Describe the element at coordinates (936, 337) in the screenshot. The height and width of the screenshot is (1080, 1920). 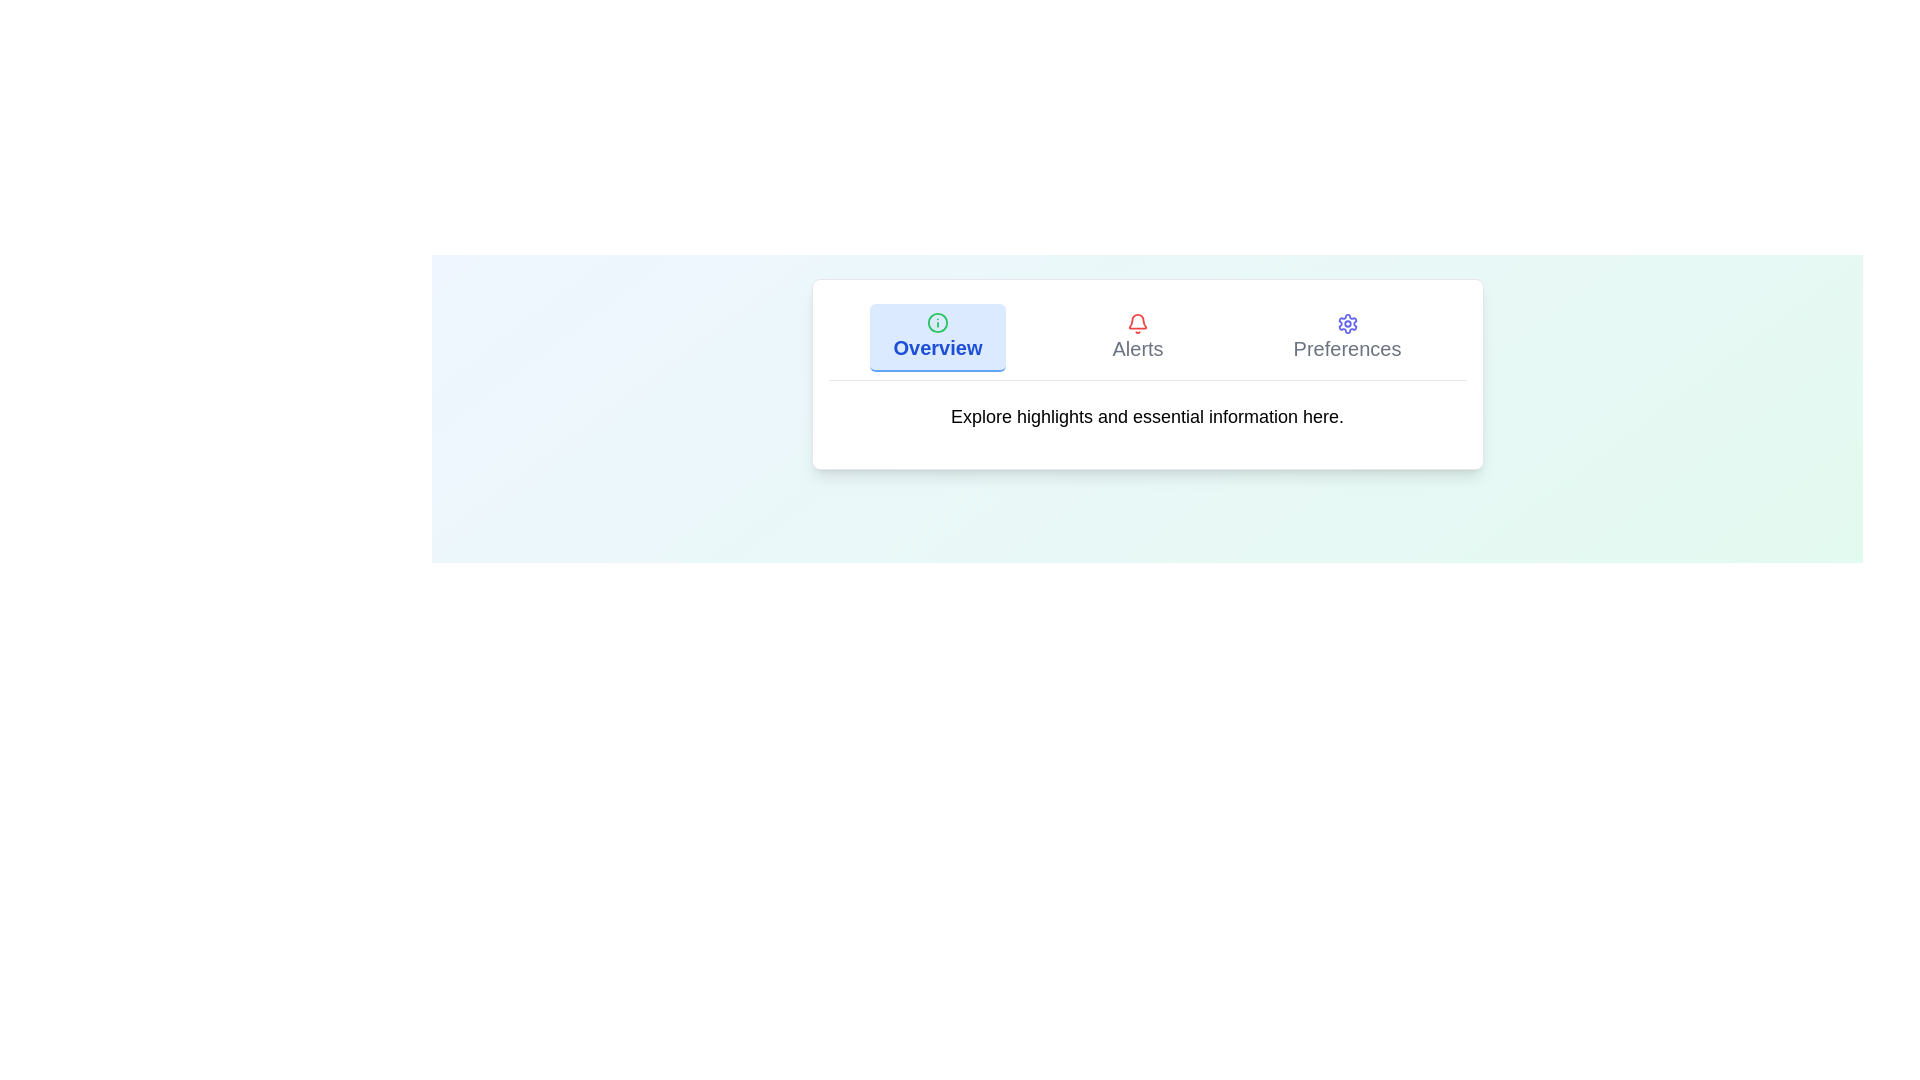
I see `the tab with the title Overview to inspect its details` at that location.